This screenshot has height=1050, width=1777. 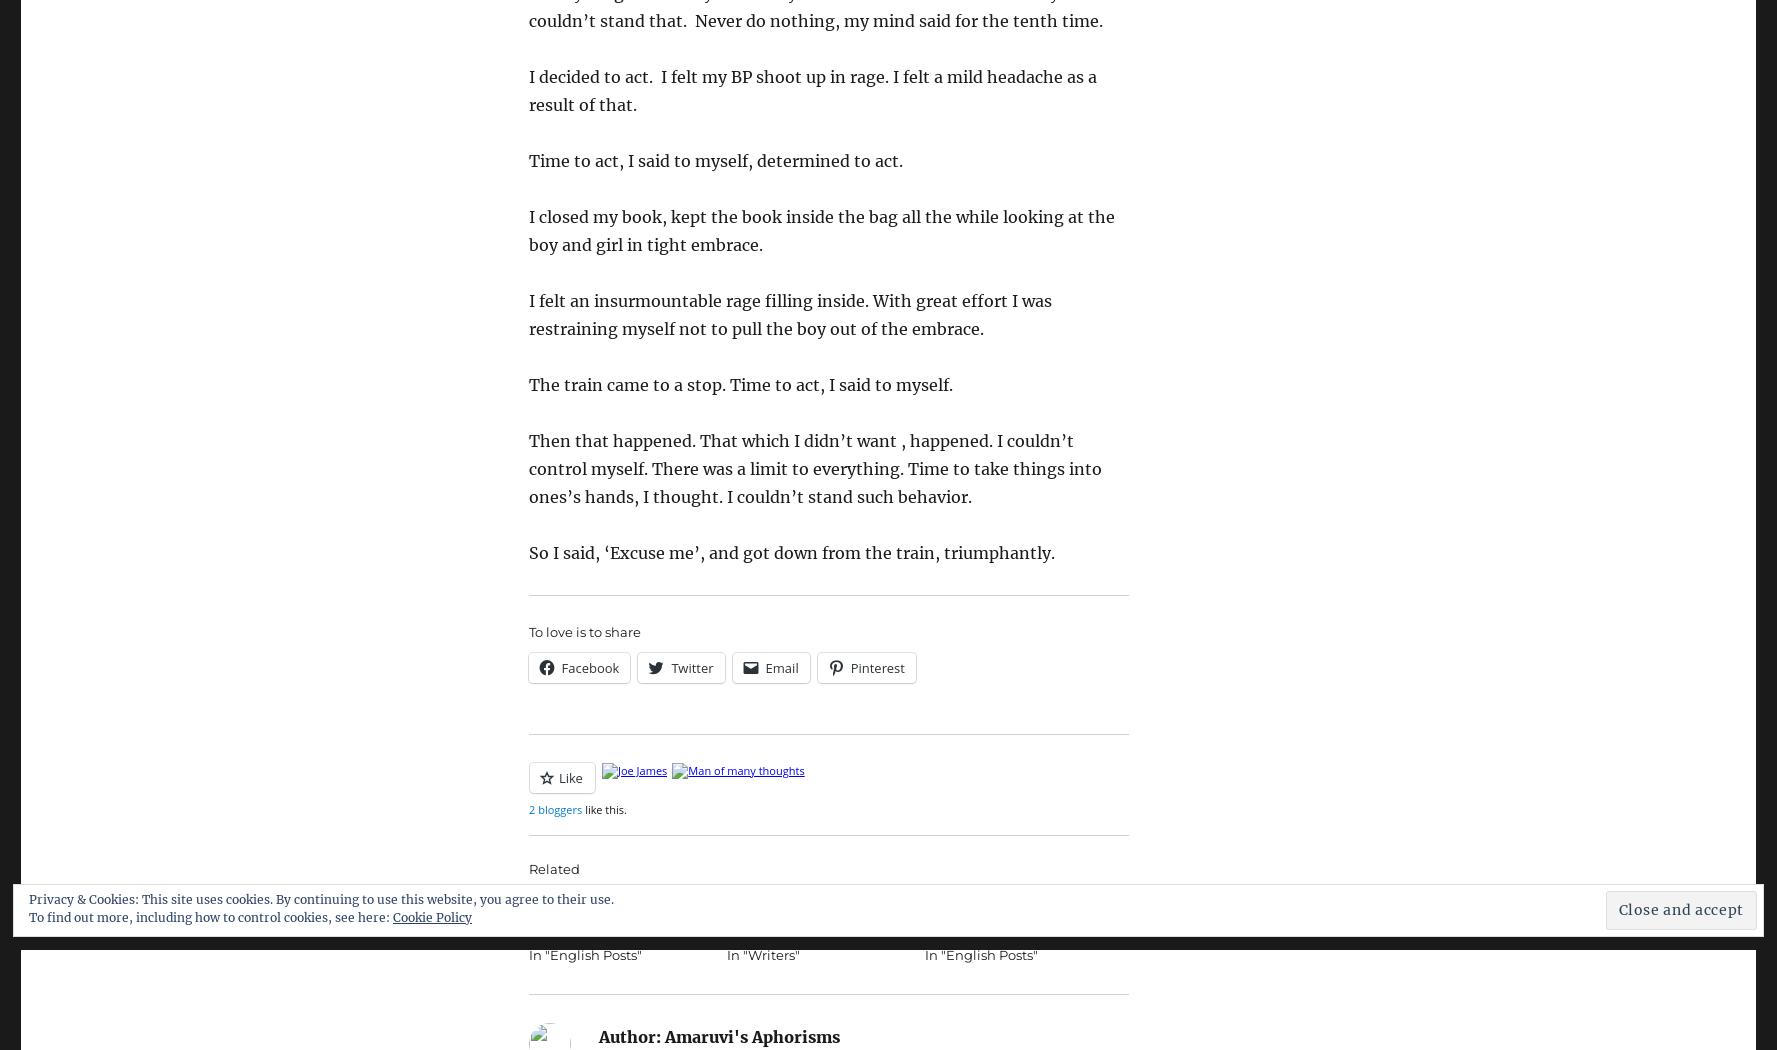 I want to click on 'Cookie Policy', so click(x=431, y=917).